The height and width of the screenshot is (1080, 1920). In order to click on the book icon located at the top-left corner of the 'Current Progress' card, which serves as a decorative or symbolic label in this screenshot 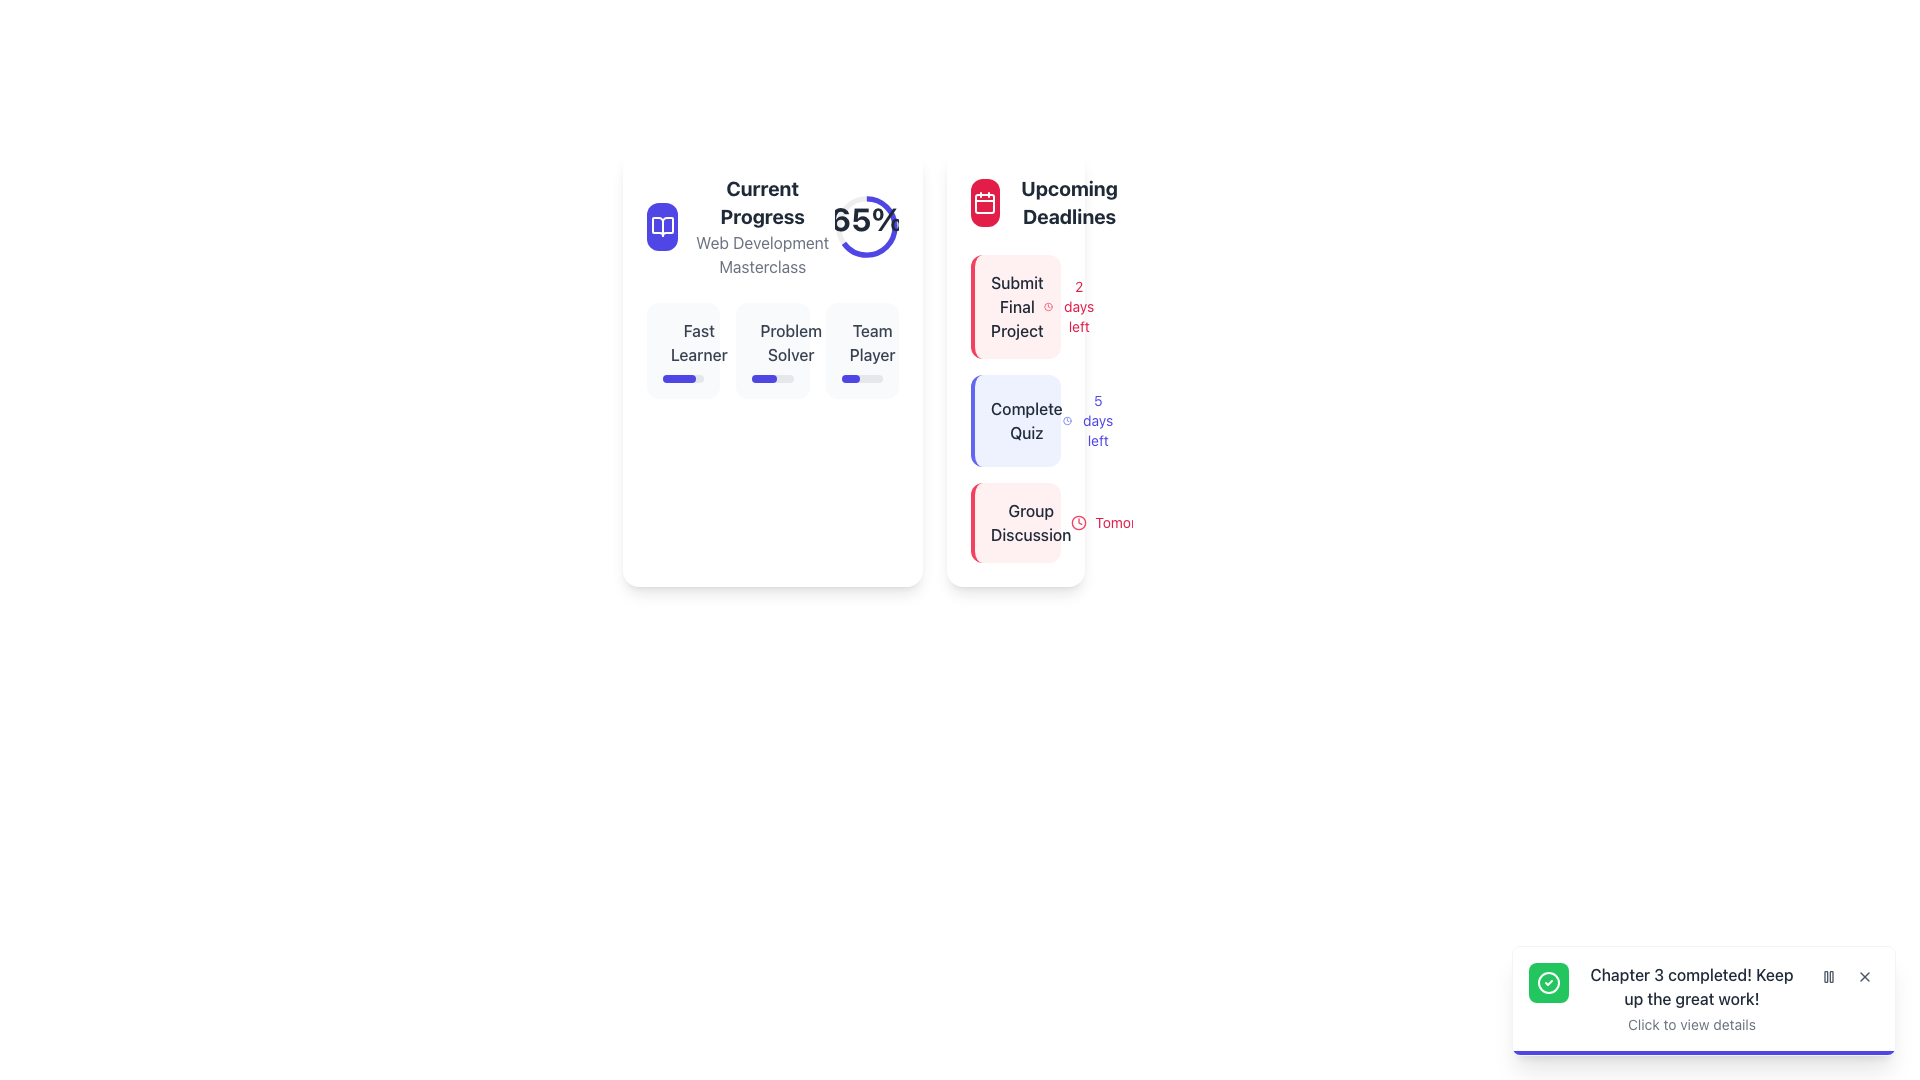, I will do `click(662, 226)`.